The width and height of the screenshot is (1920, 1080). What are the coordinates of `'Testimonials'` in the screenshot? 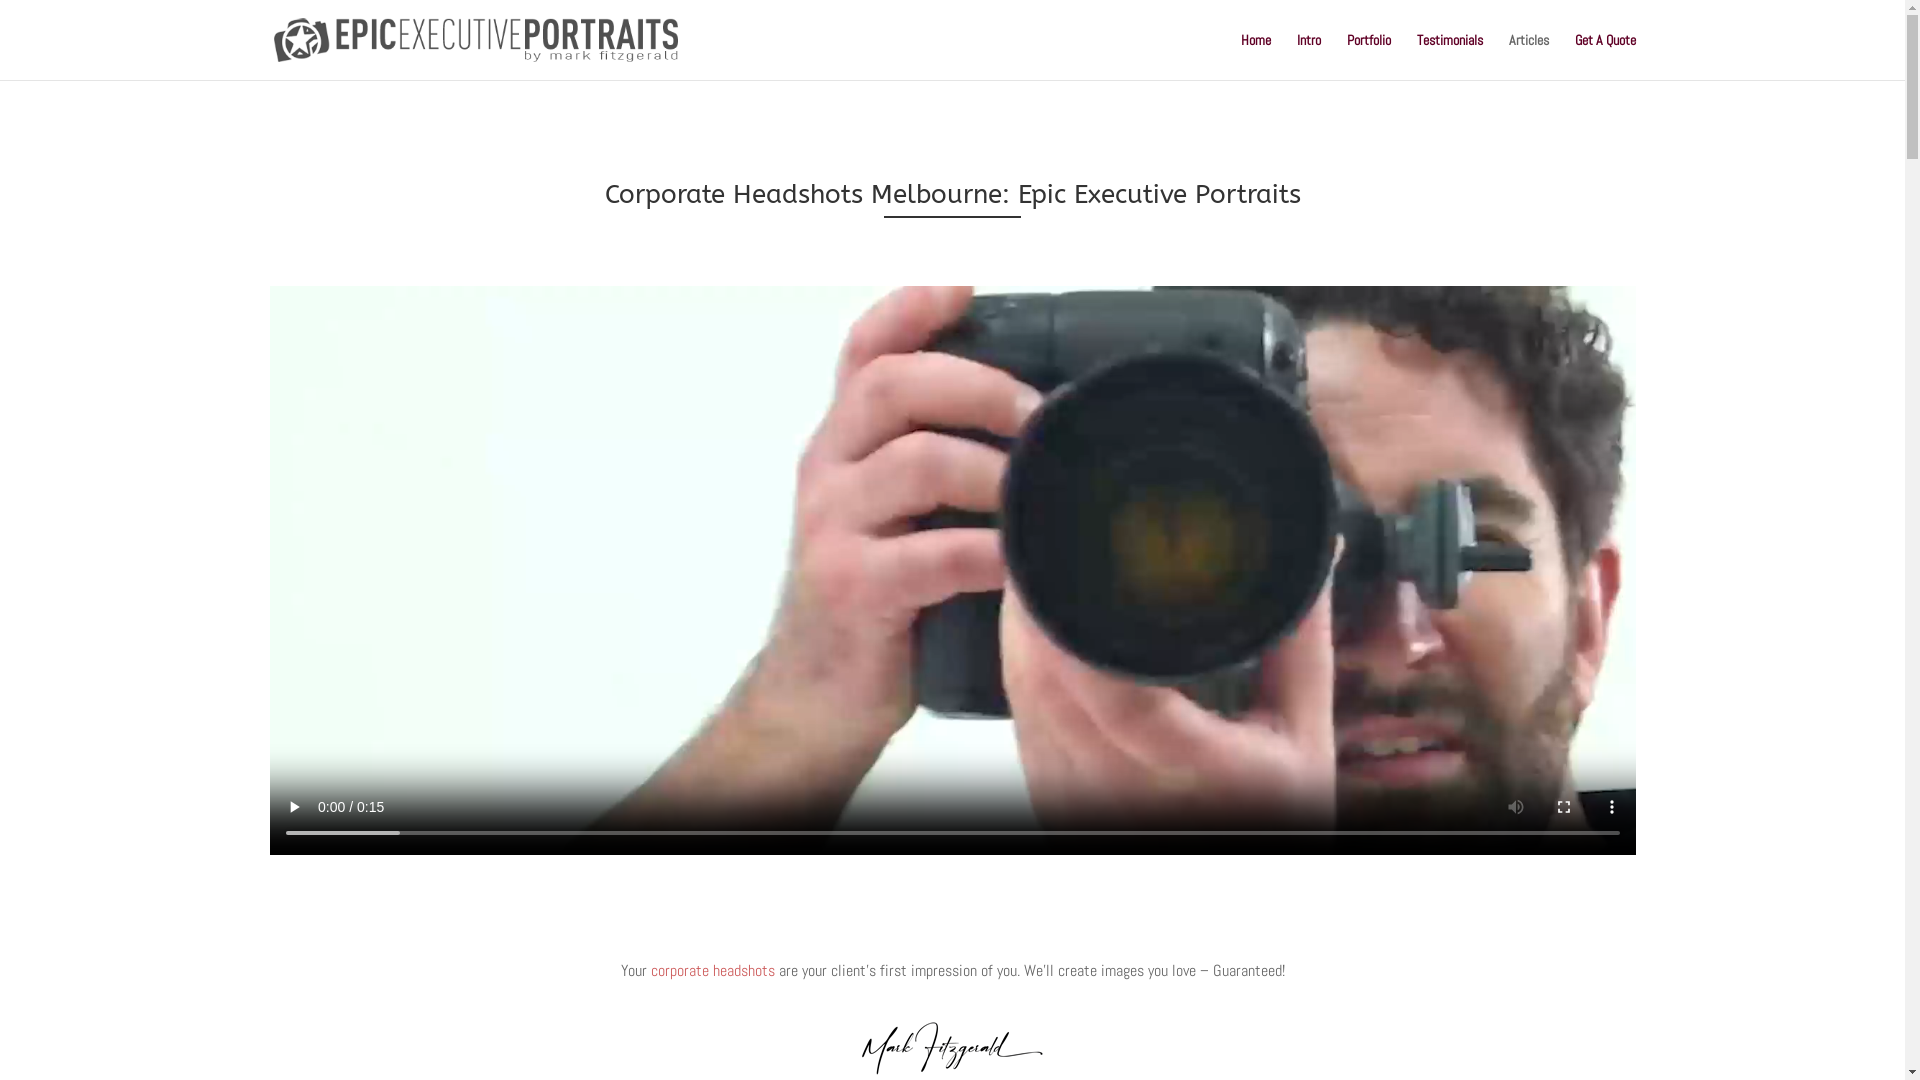 It's located at (1449, 55).